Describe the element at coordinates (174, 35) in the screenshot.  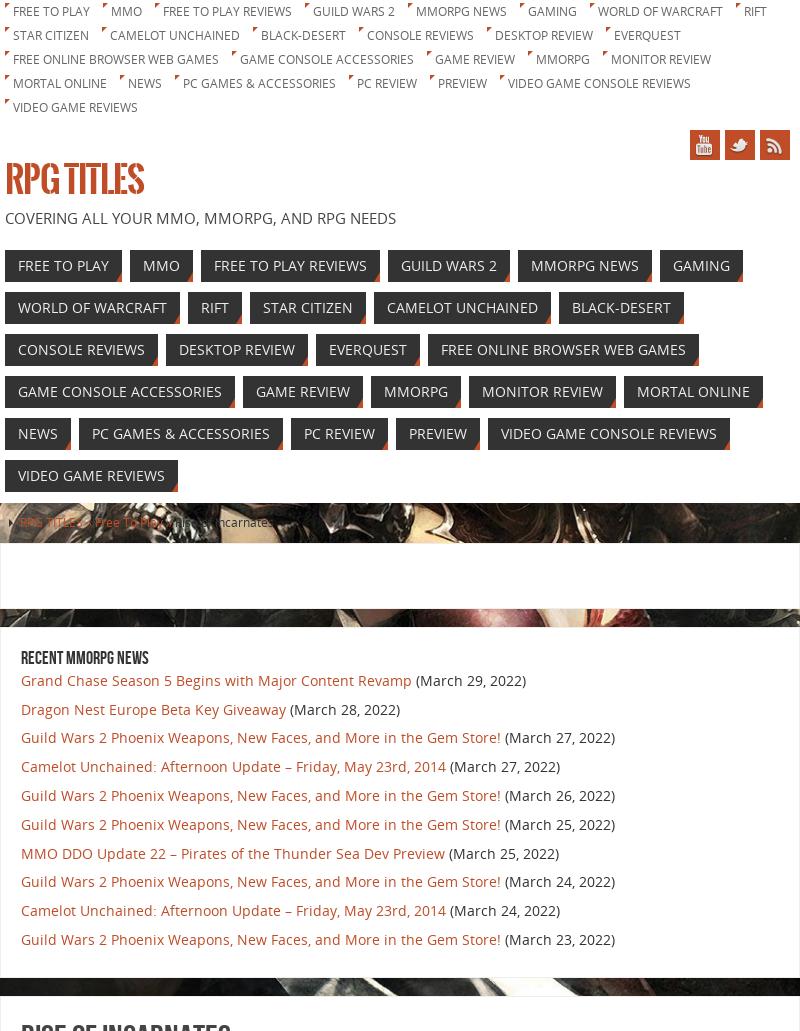
I see `'Camelot Unchained'` at that location.